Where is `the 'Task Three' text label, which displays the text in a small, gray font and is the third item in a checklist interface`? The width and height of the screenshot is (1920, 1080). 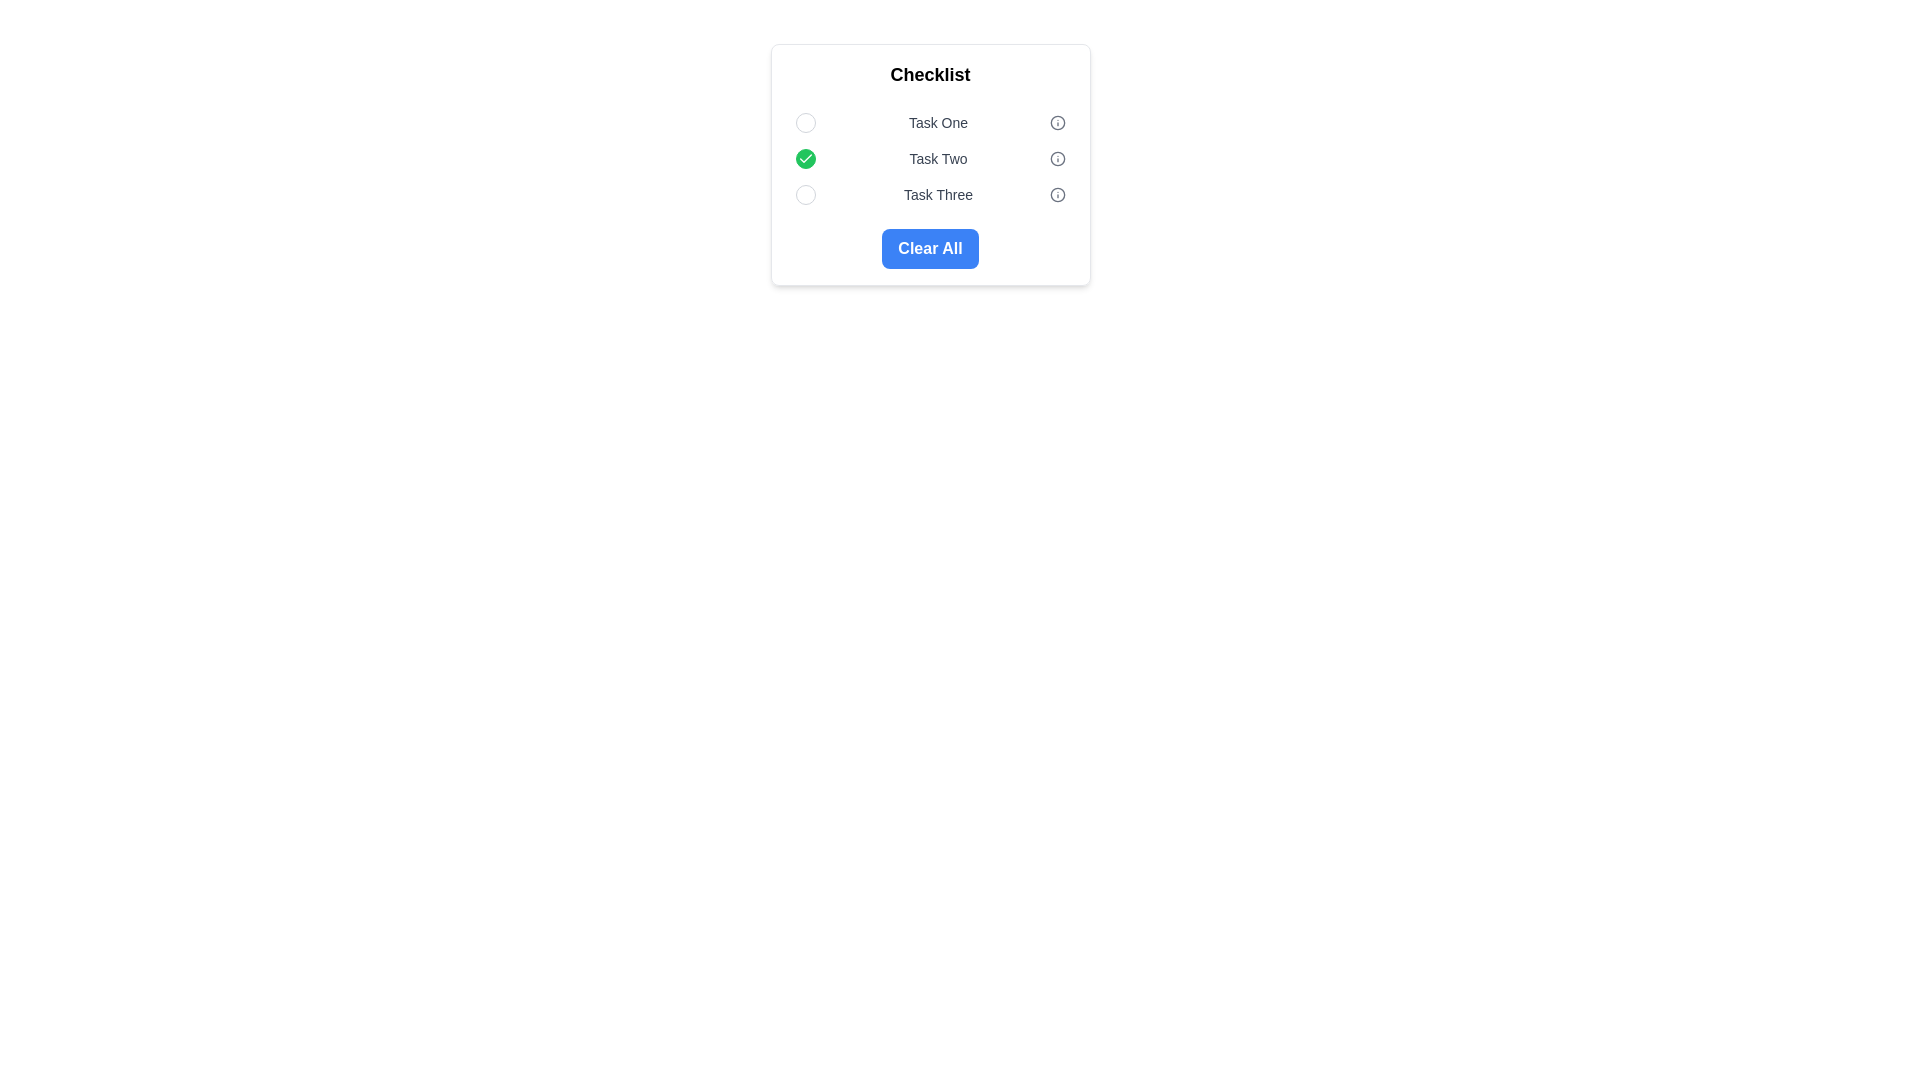
the 'Task Three' text label, which displays the text in a small, gray font and is the third item in a checklist interface is located at coordinates (937, 195).